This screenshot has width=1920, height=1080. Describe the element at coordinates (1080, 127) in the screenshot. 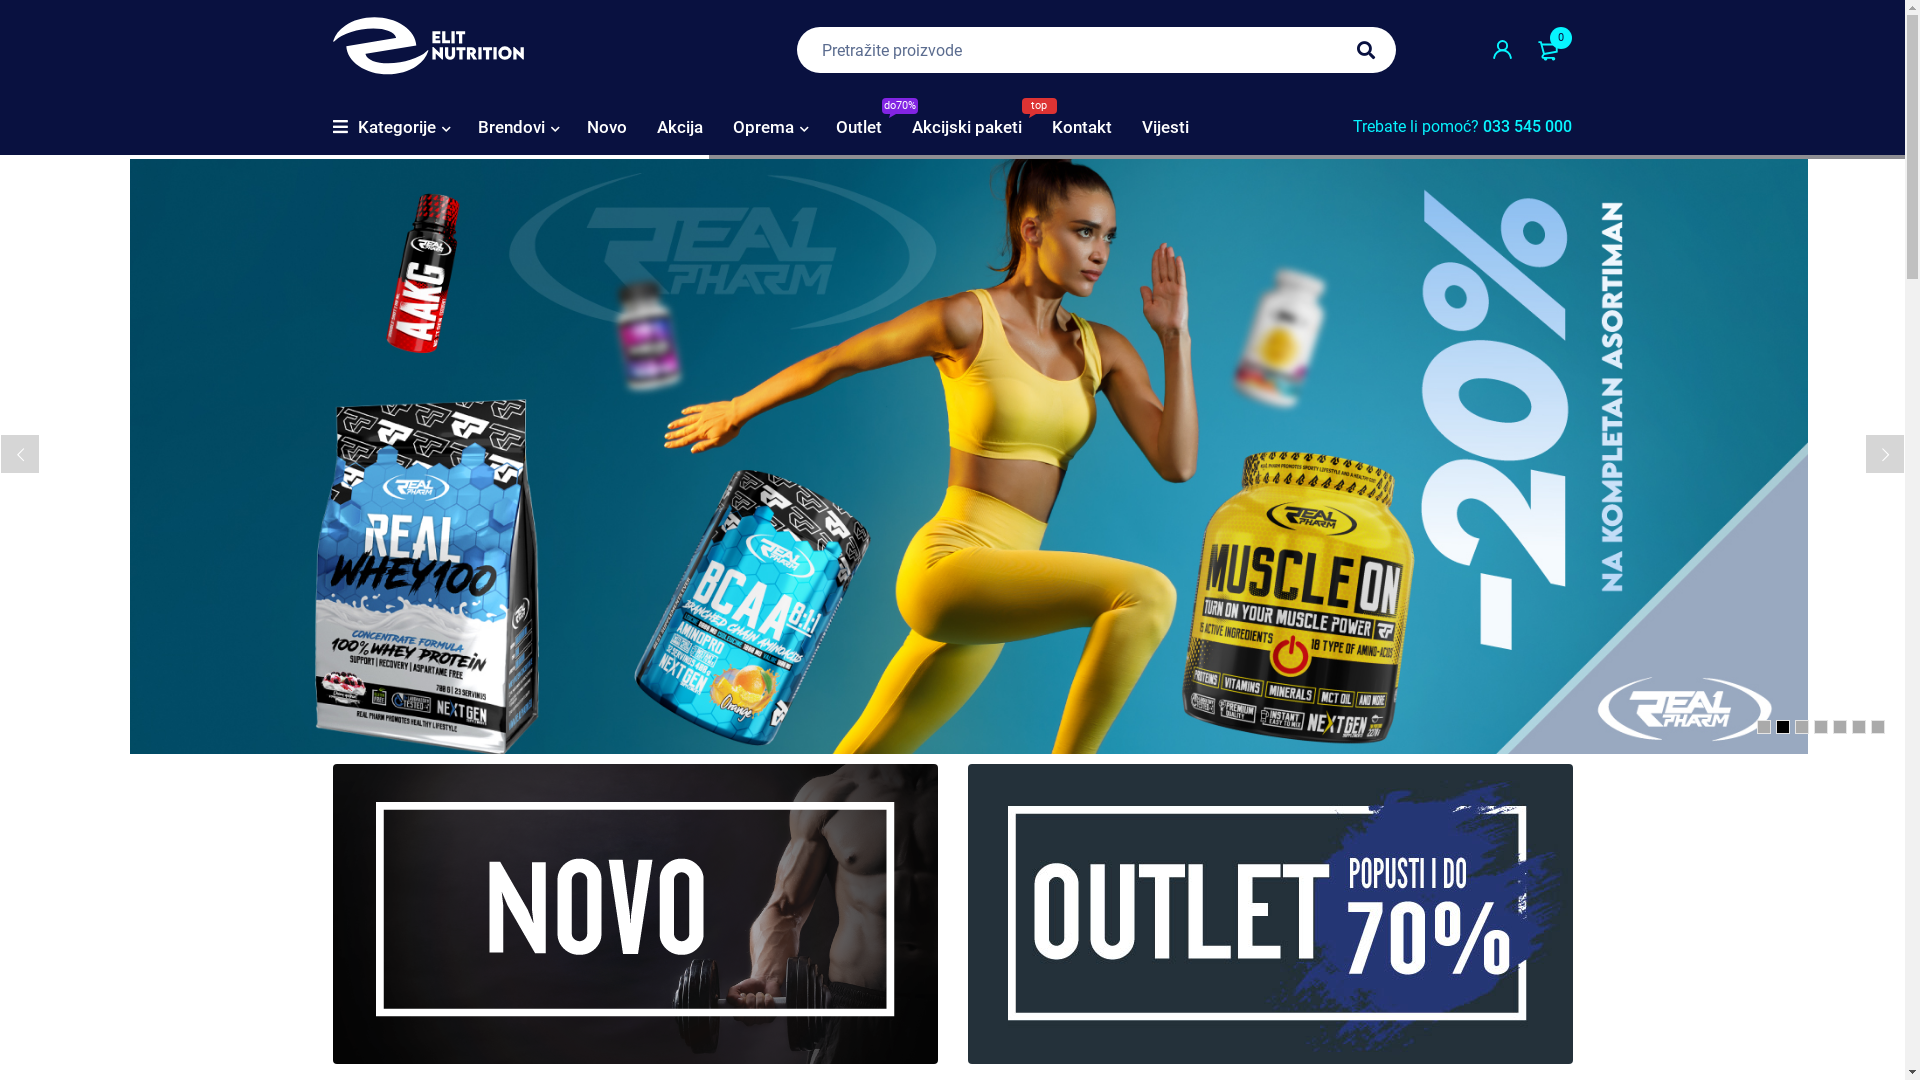

I see `'Kontakt'` at that location.